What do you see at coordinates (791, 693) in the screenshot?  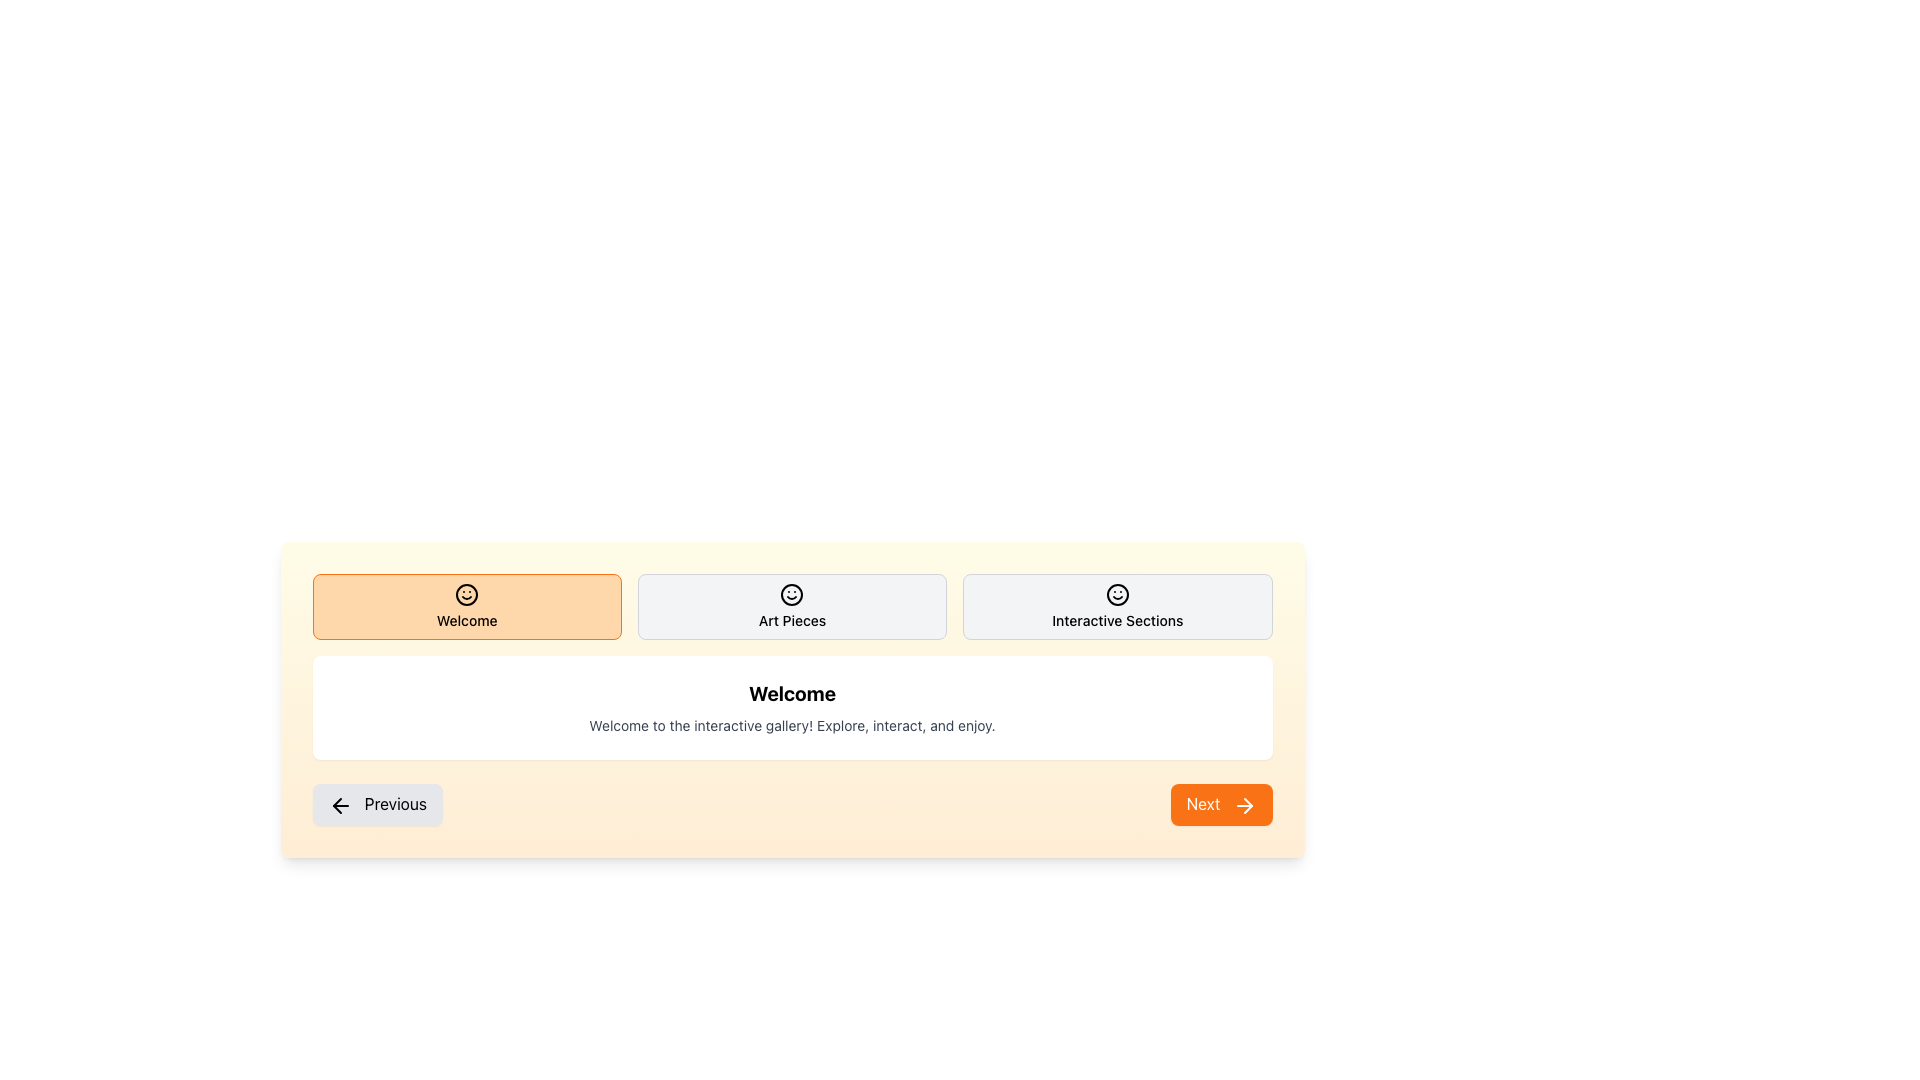 I see `the greeting text label that introduces the user to the current content or page, located at the center of a white box with rounded corners` at bounding box center [791, 693].